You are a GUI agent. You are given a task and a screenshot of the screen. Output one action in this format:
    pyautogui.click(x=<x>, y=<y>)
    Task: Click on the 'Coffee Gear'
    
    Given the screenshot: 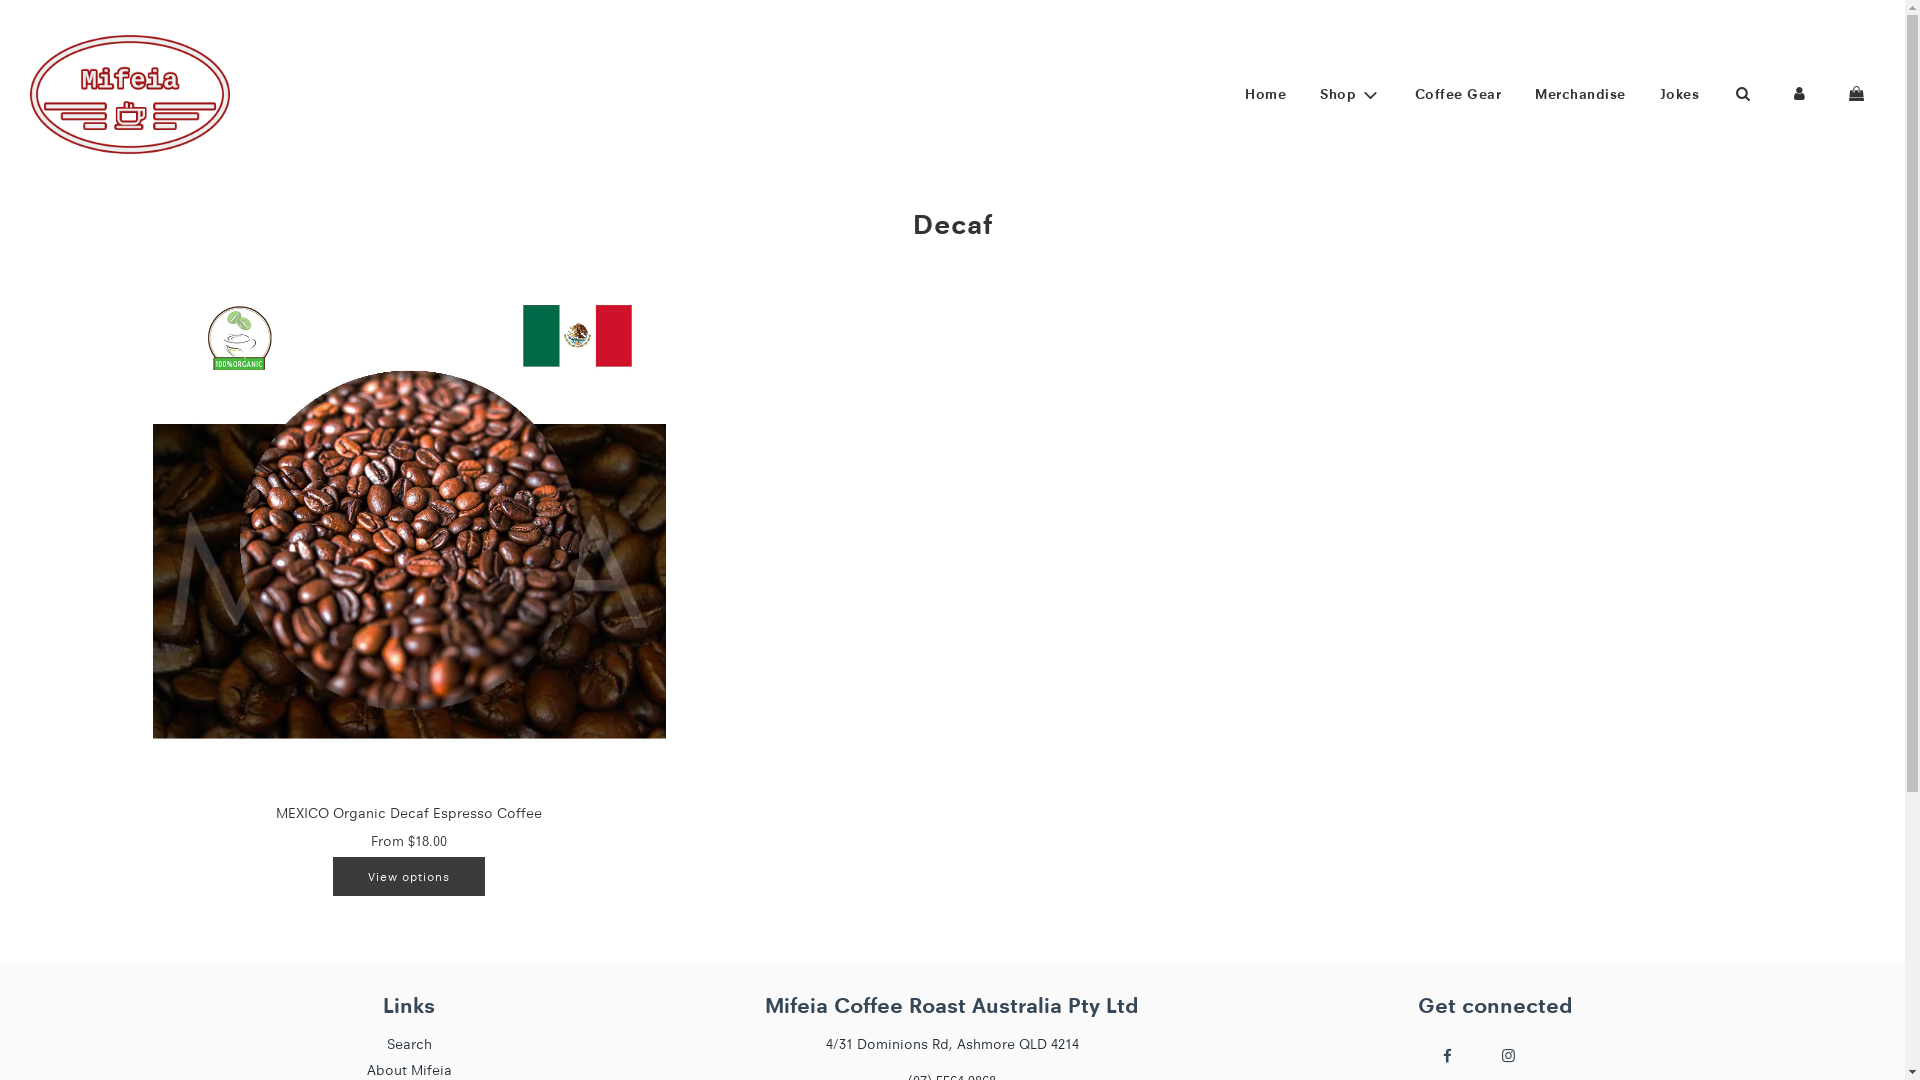 What is the action you would take?
    pyautogui.click(x=1458, y=93)
    